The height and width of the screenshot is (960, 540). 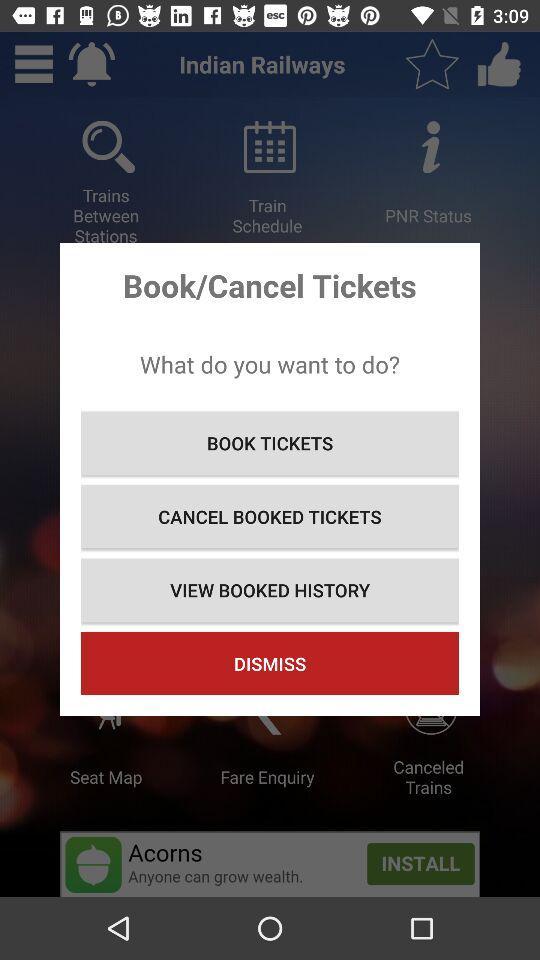 I want to click on icon at the bottom, so click(x=270, y=663).